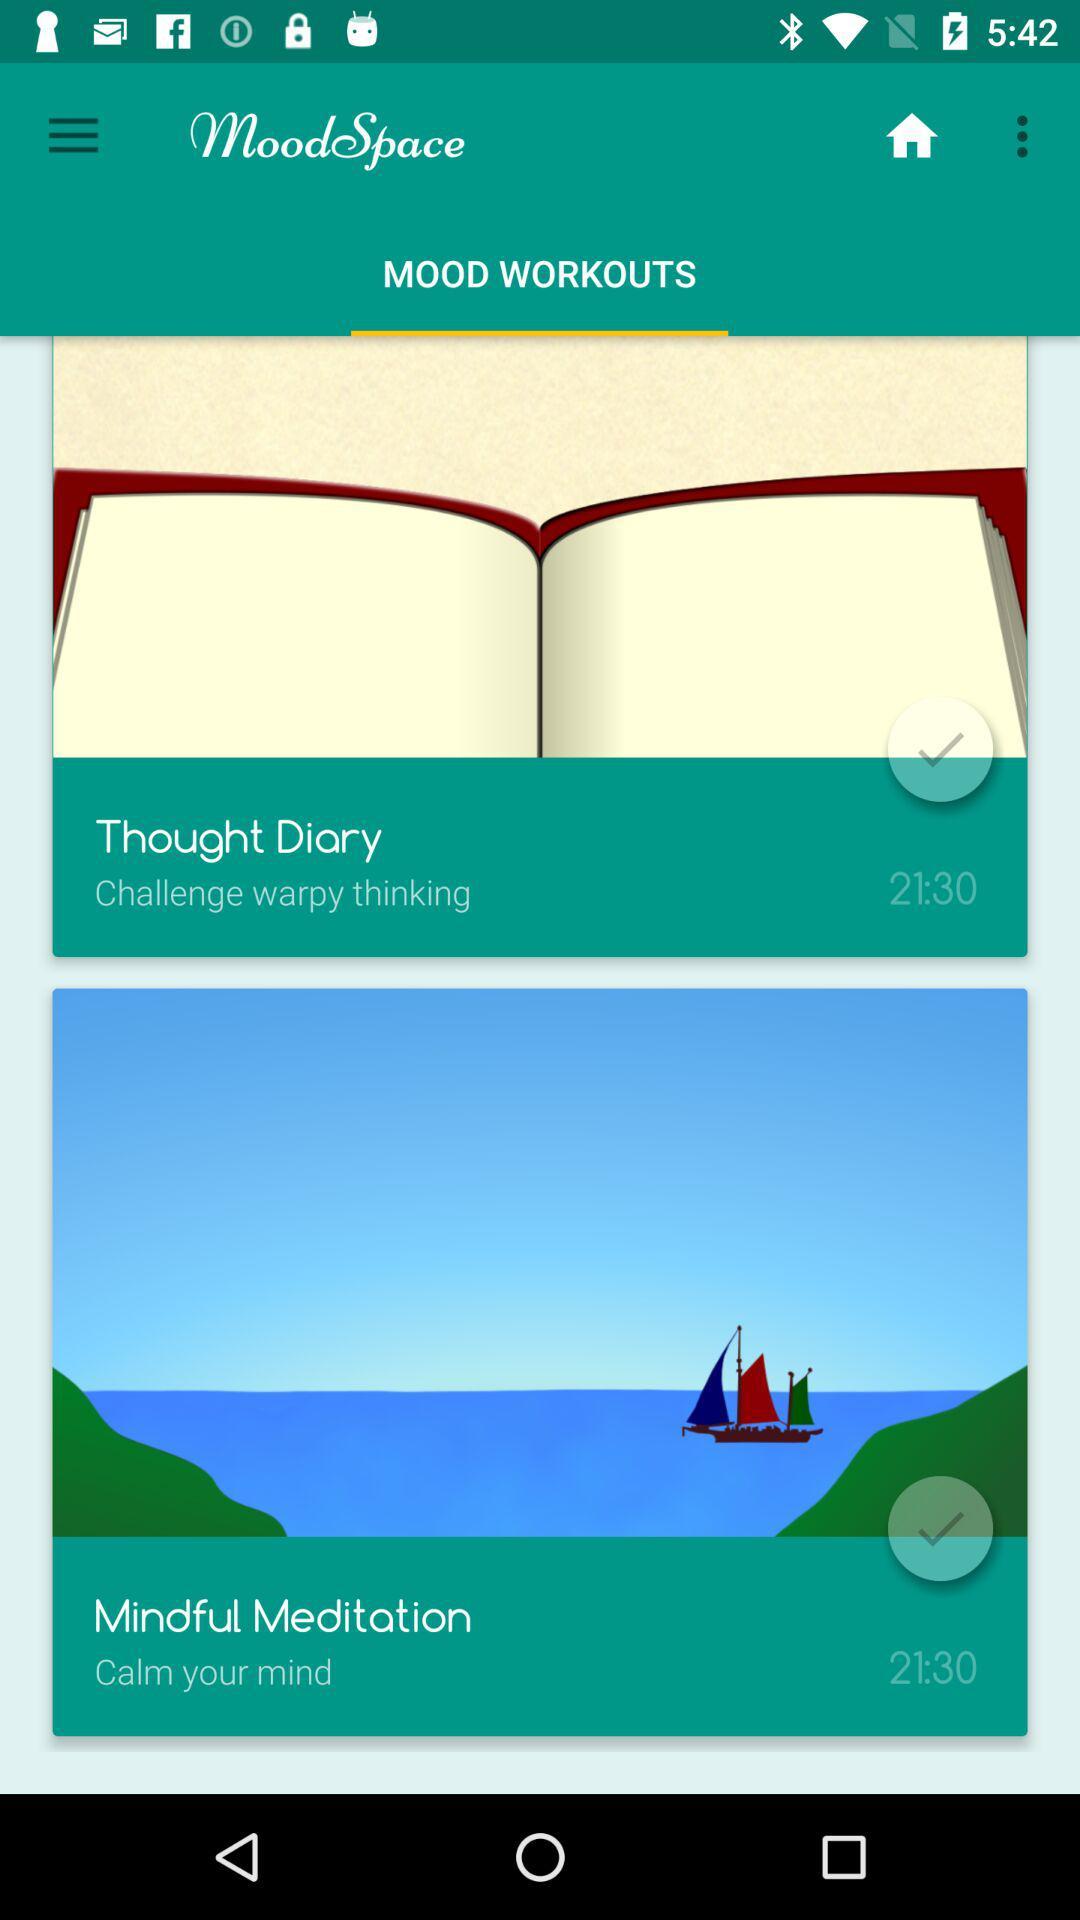  What do you see at coordinates (72, 135) in the screenshot?
I see `item to the left of moodspace` at bounding box center [72, 135].